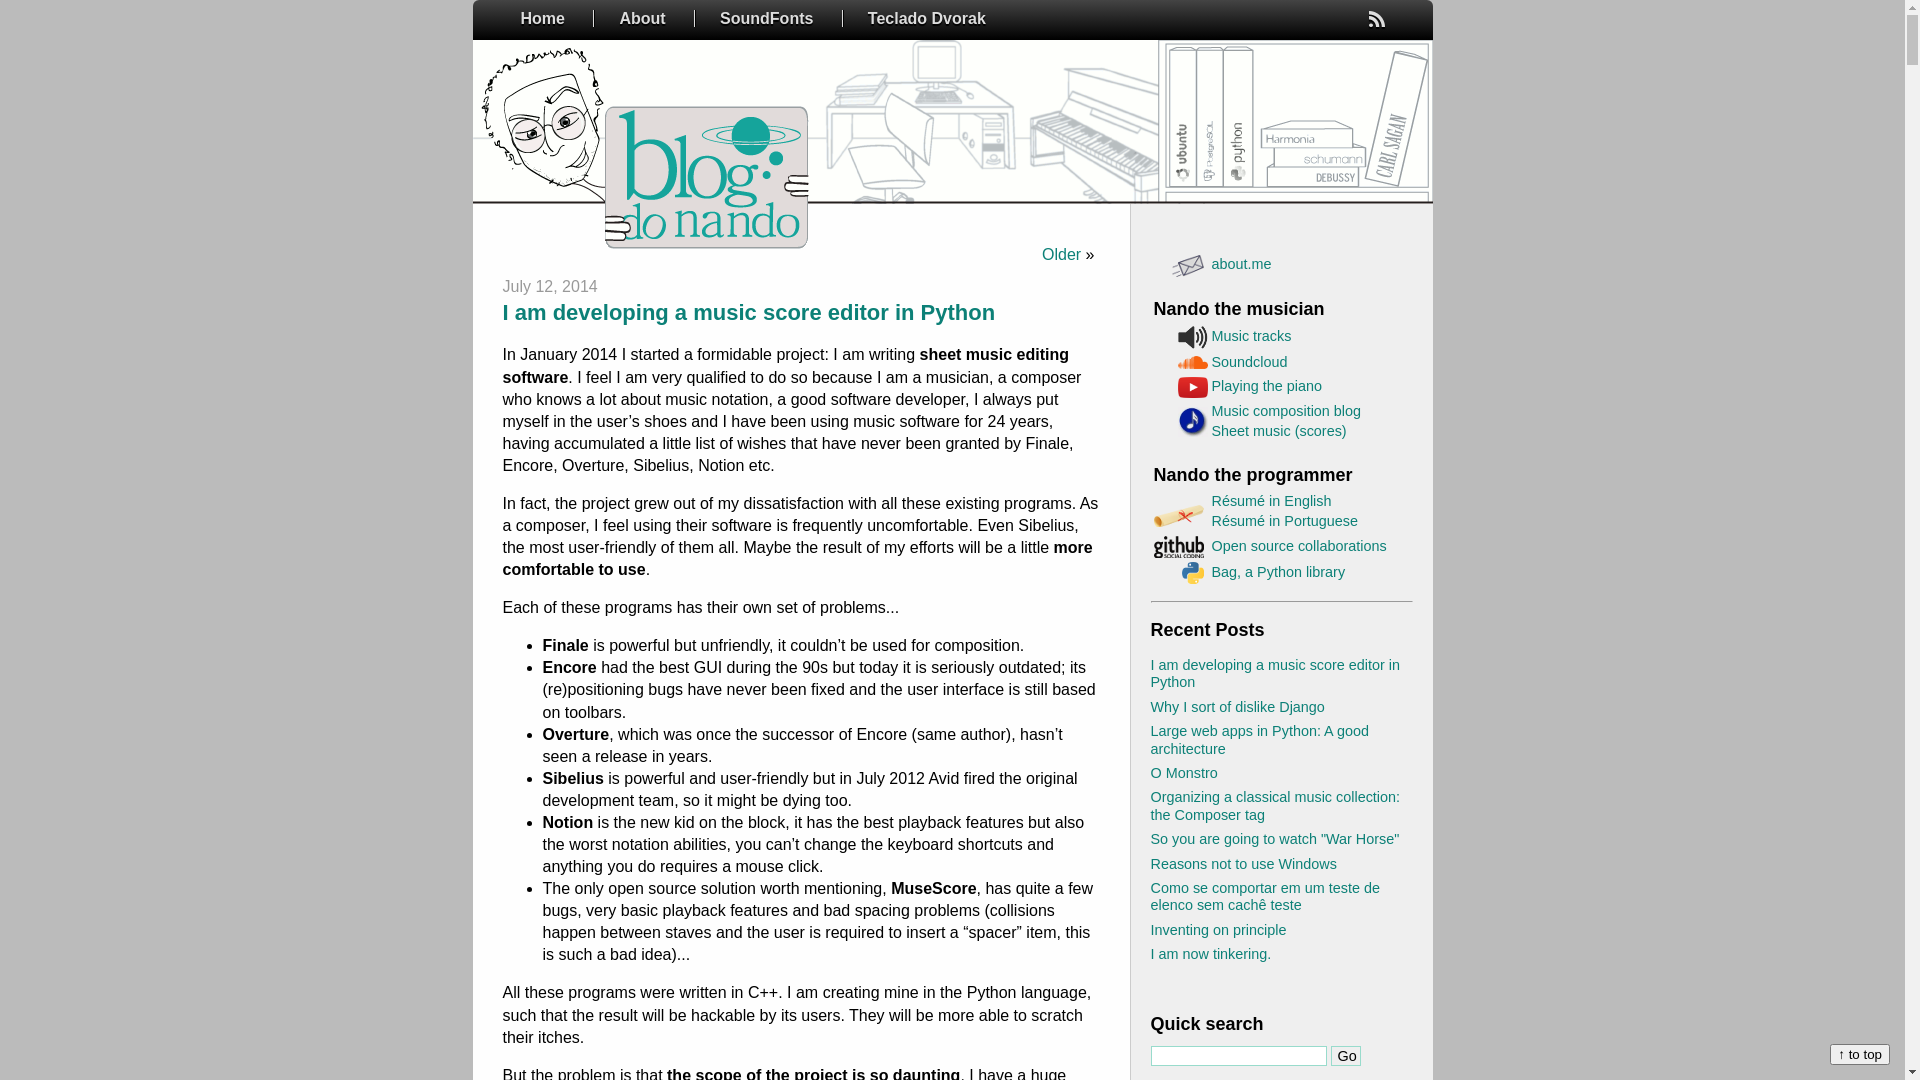  I want to click on 'Music tracks', so click(1210, 334).